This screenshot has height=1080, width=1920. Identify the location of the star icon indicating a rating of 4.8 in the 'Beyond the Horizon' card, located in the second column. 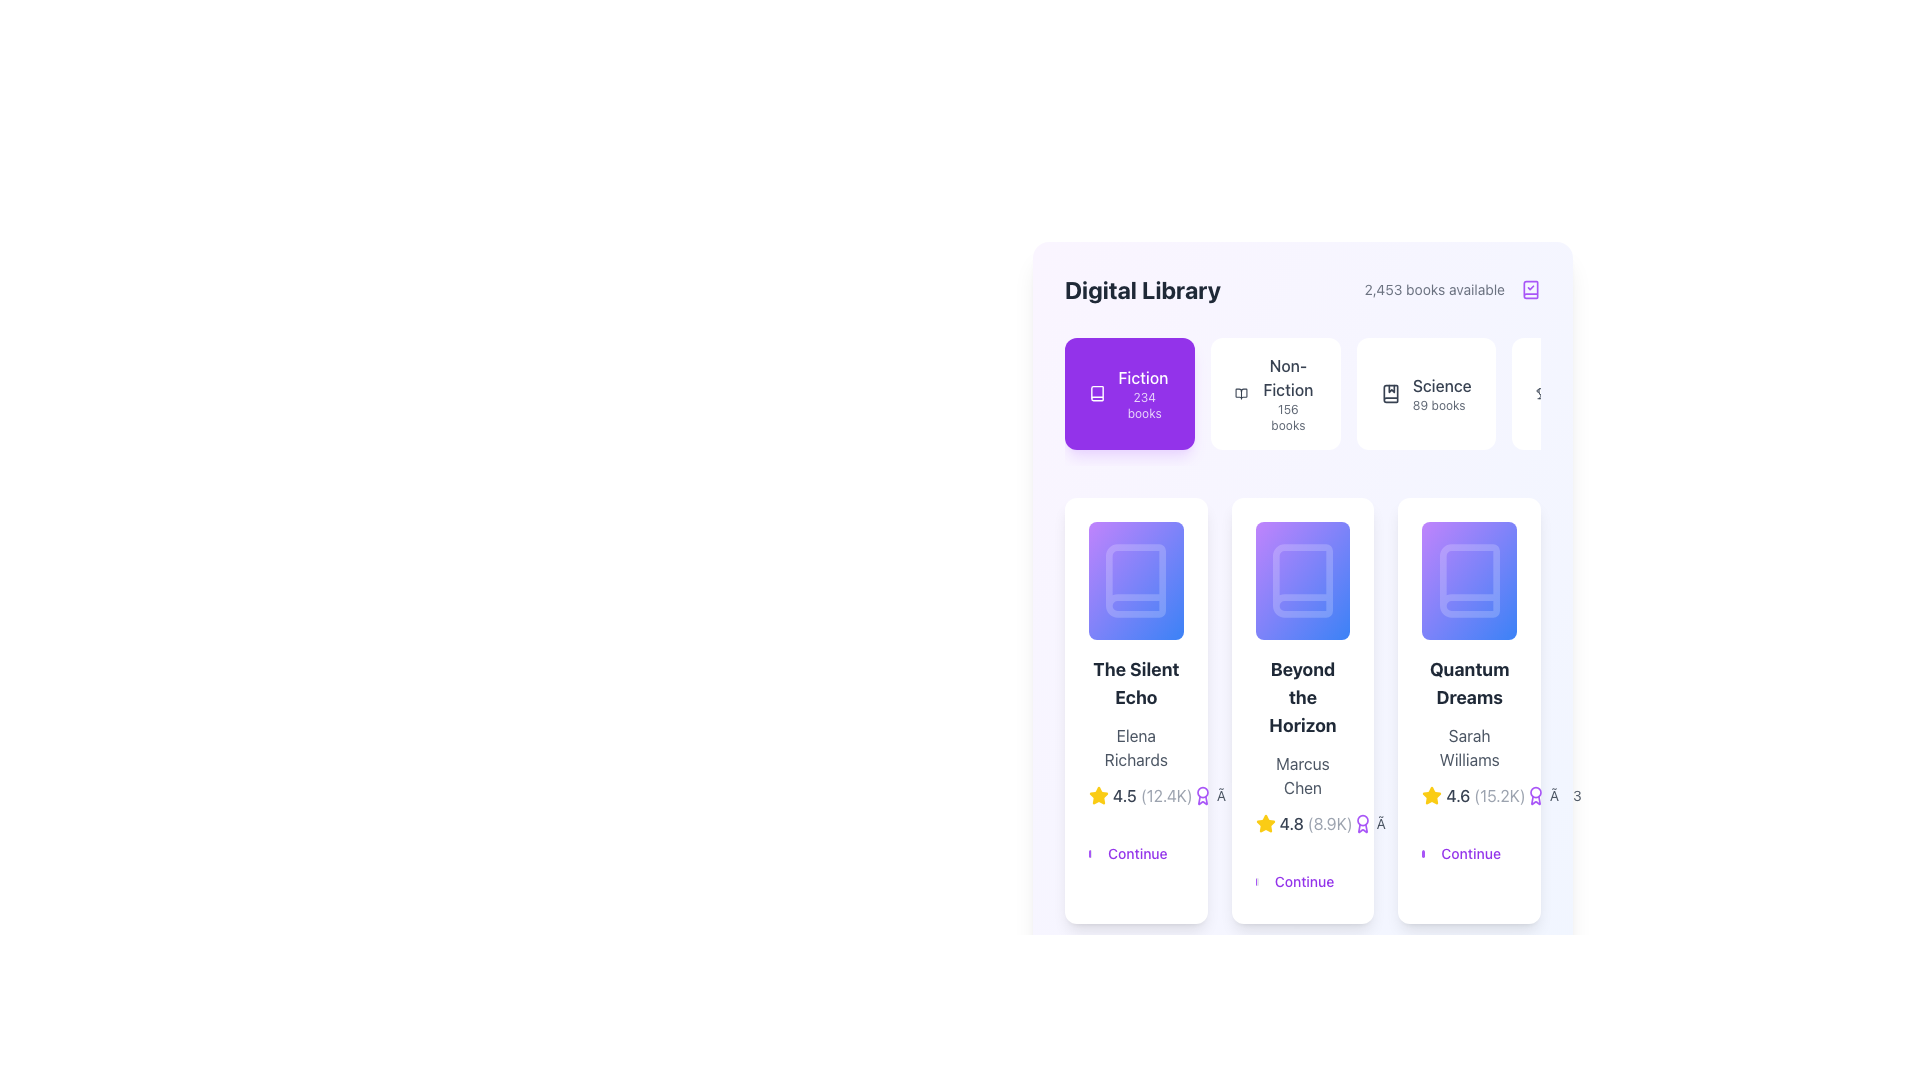
(1264, 824).